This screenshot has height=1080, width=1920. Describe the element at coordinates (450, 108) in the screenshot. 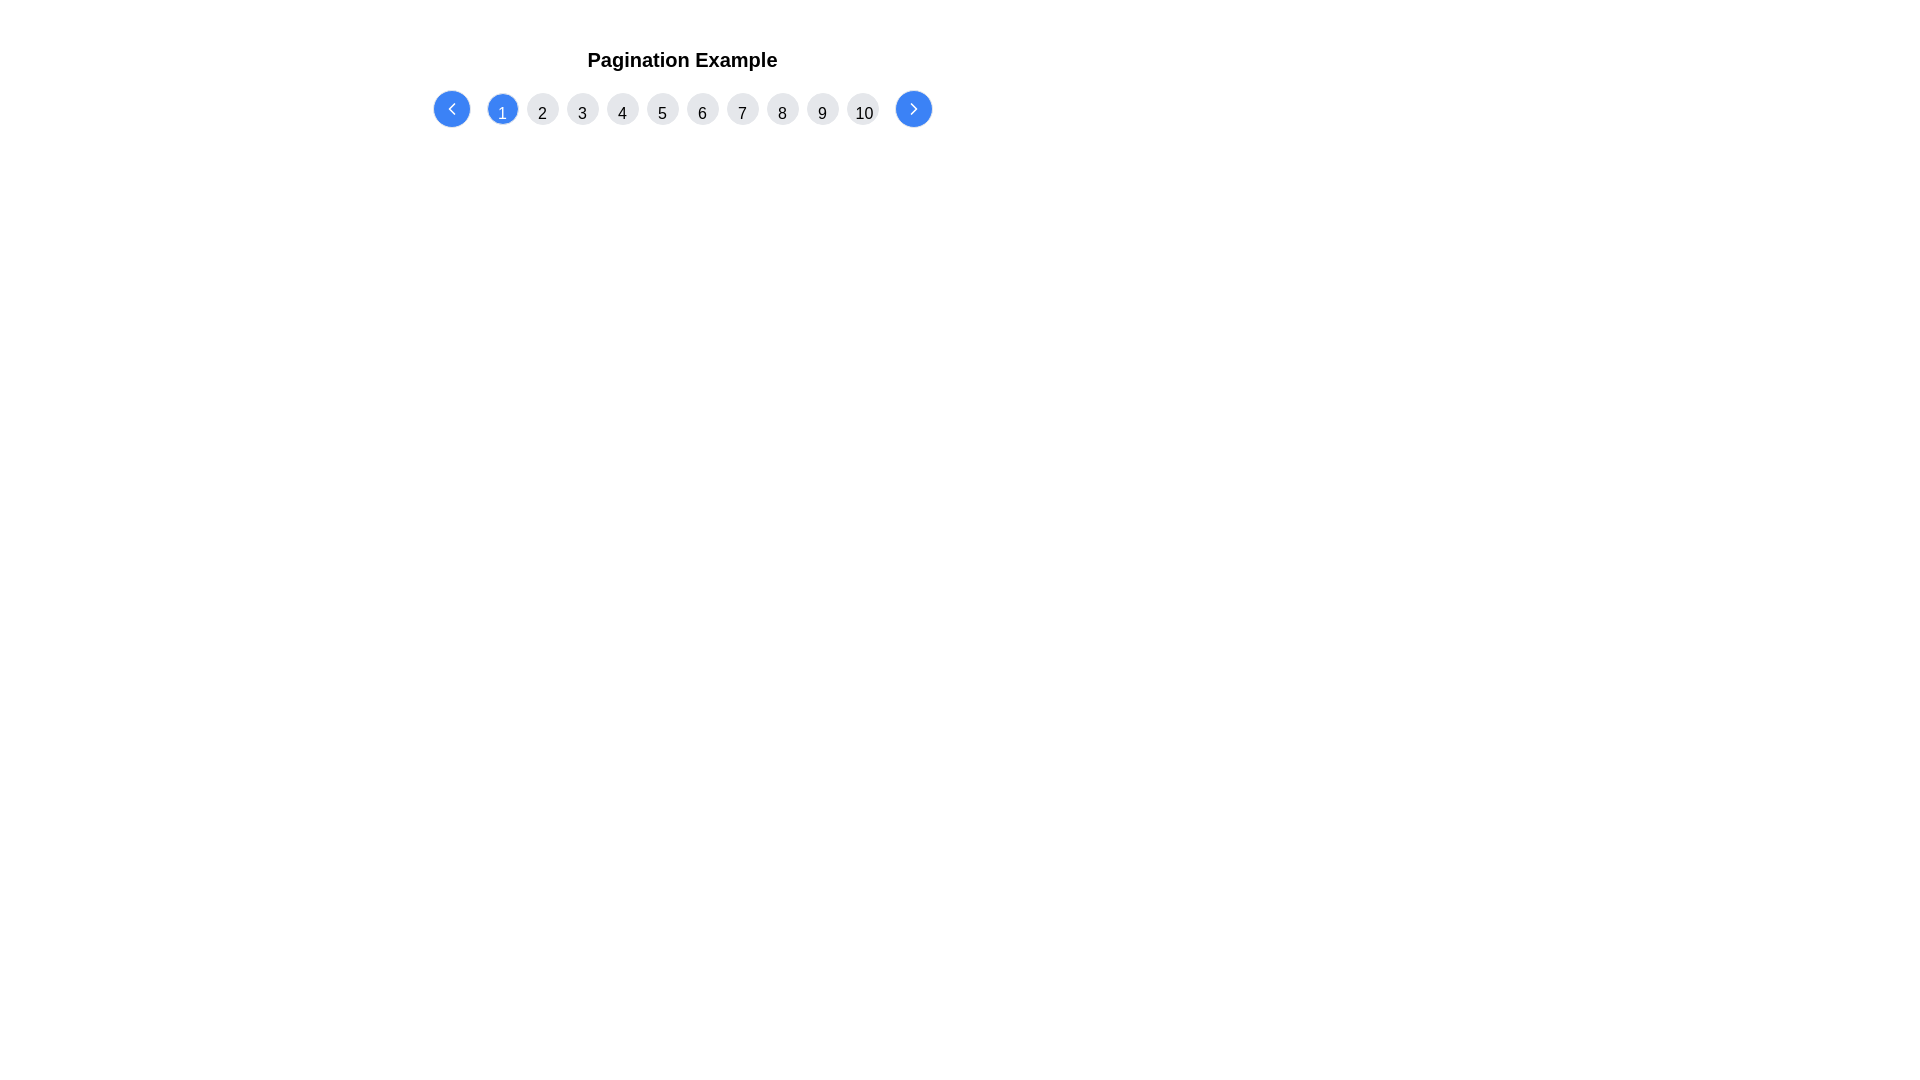

I see `the left-pointing chevron icon inside the blue circular button` at that location.